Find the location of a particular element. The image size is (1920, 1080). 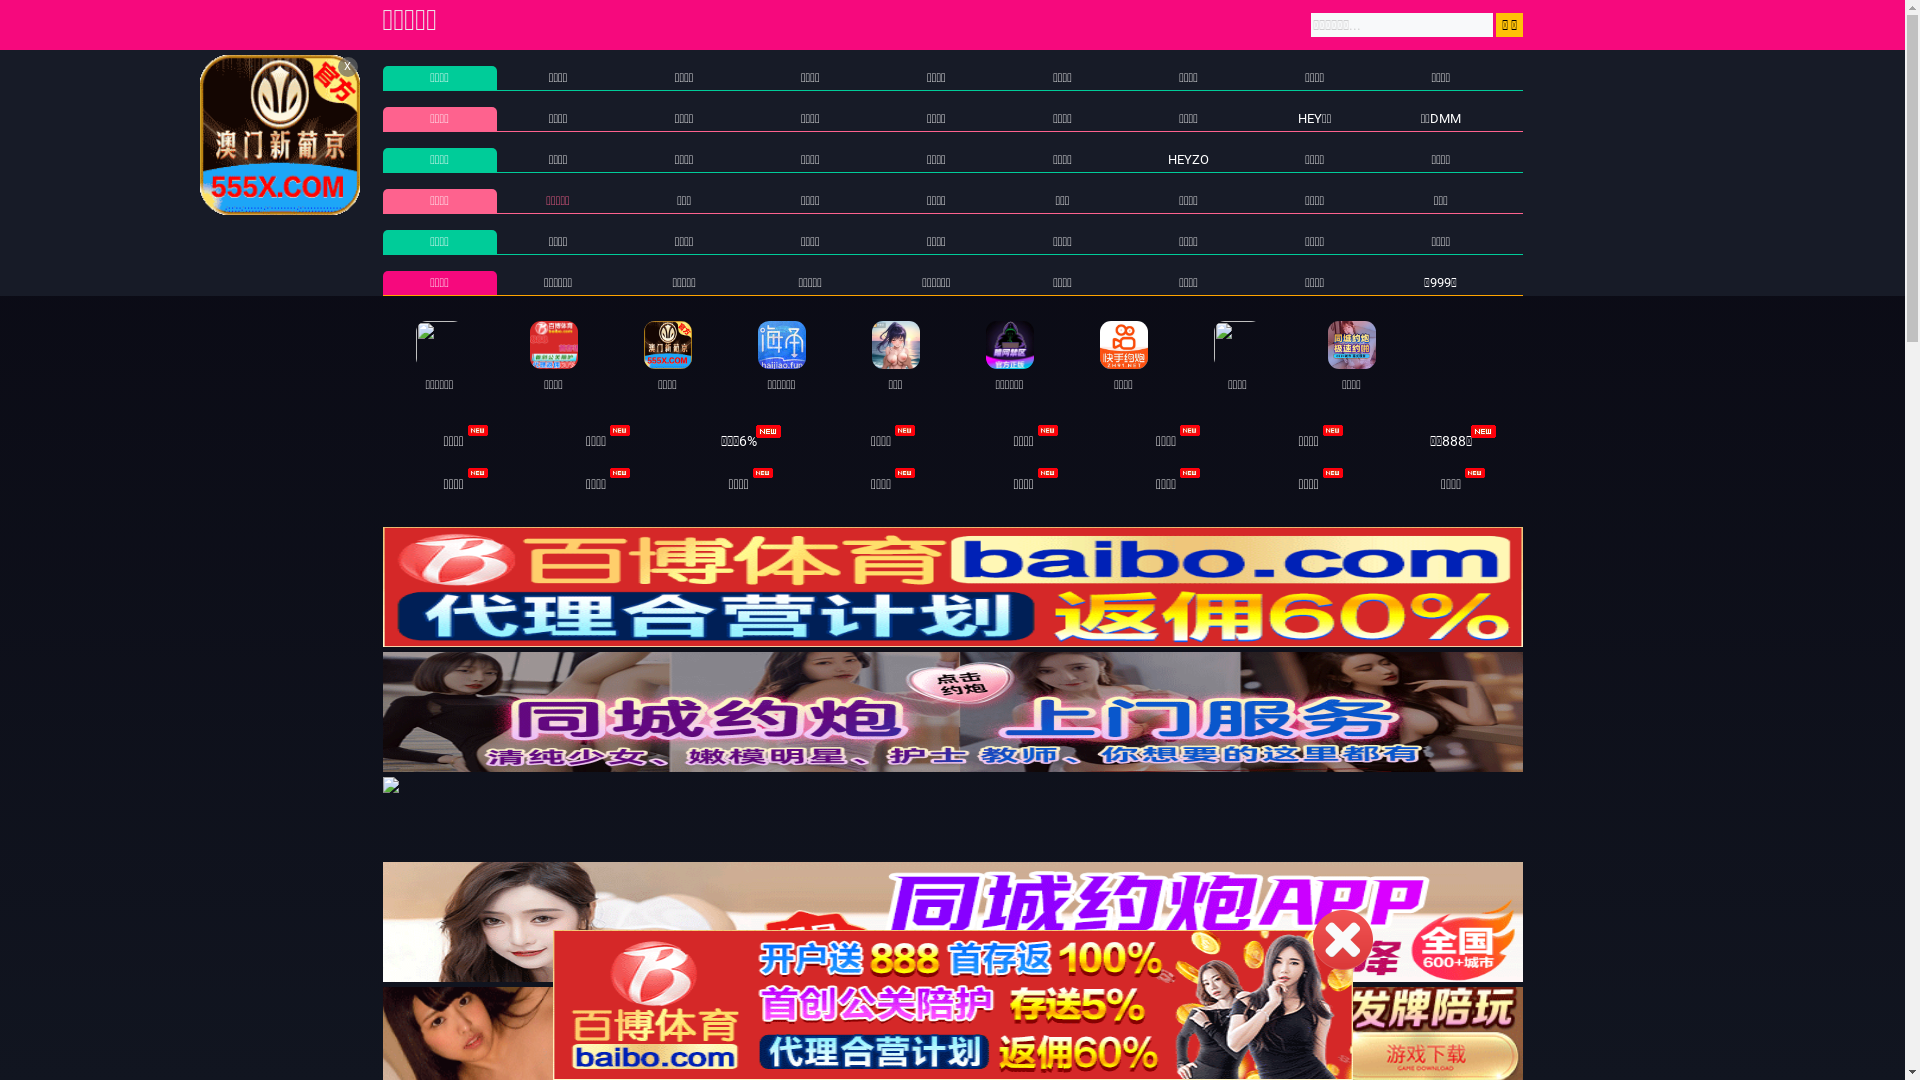

'HEYZO' is located at coordinates (1167, 158).